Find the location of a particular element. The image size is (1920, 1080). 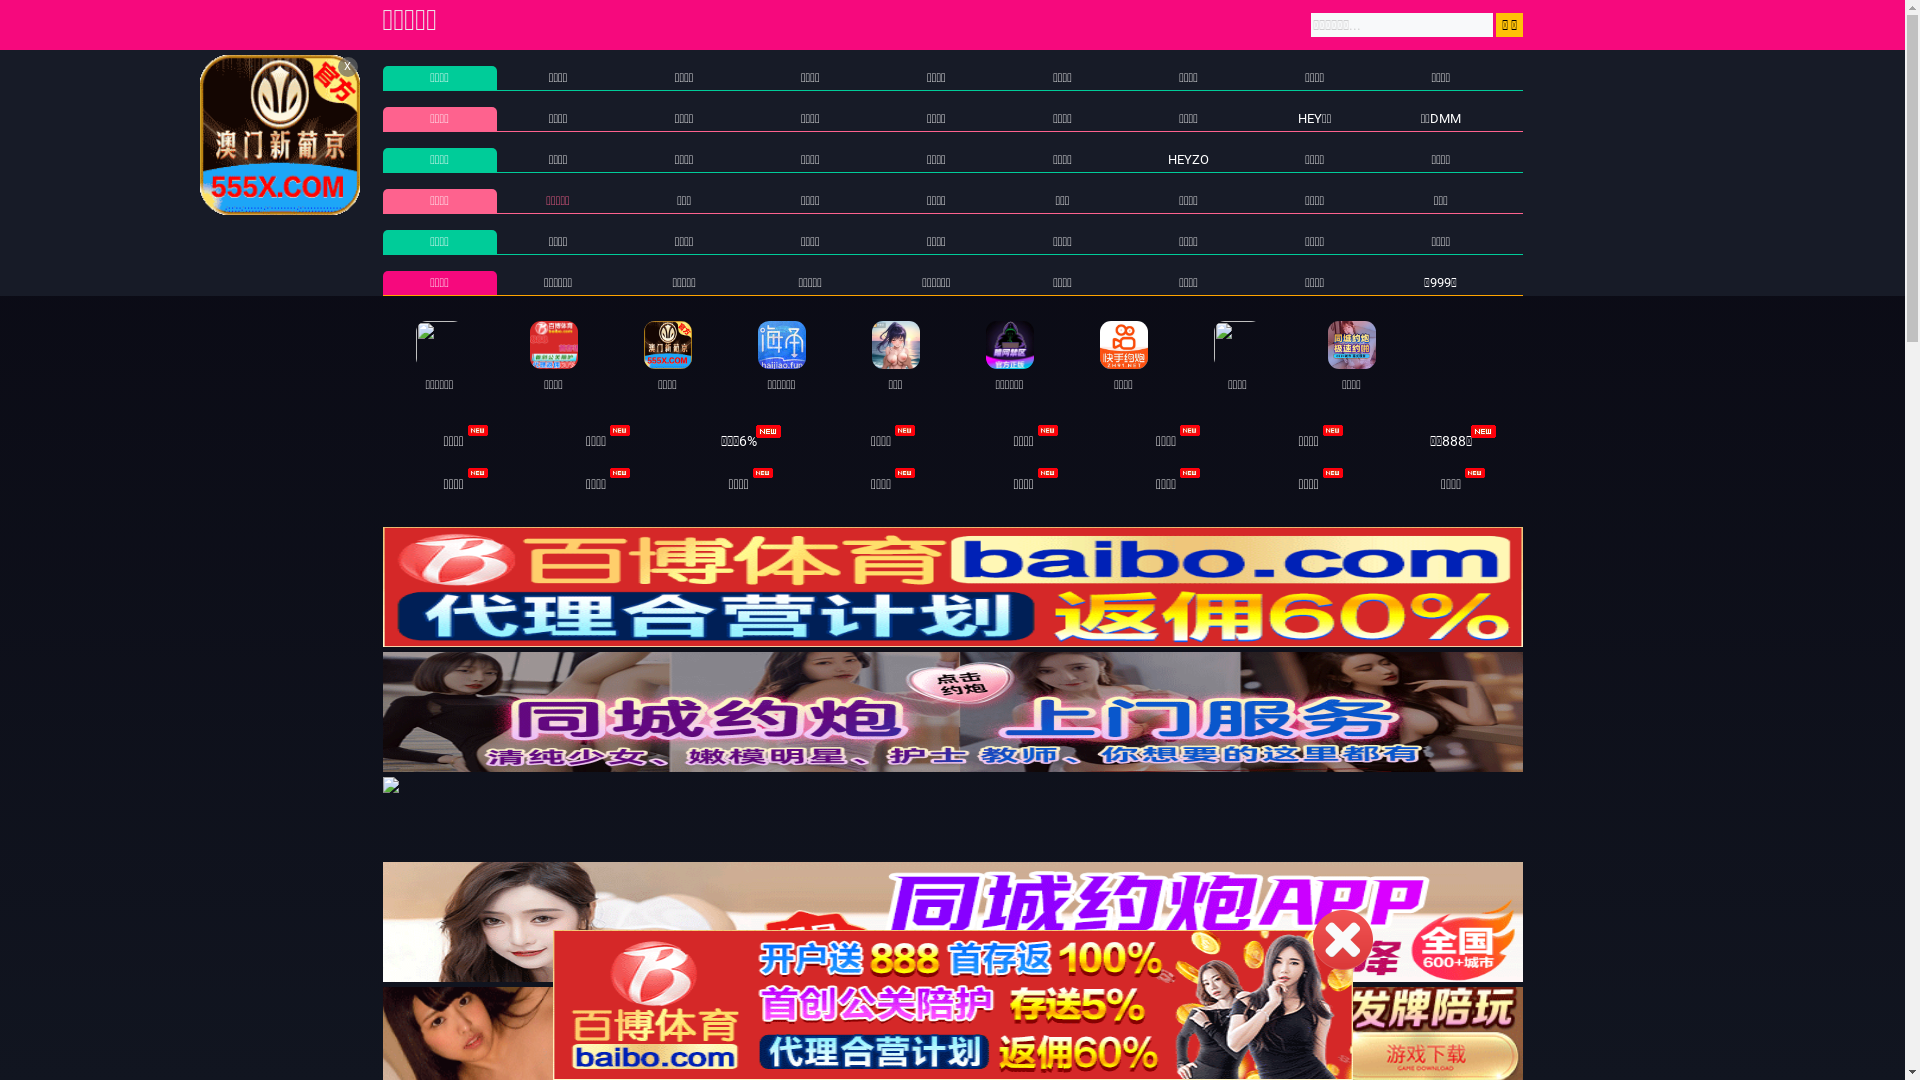

'HEYZO' is located at coordinates (1167, 158).